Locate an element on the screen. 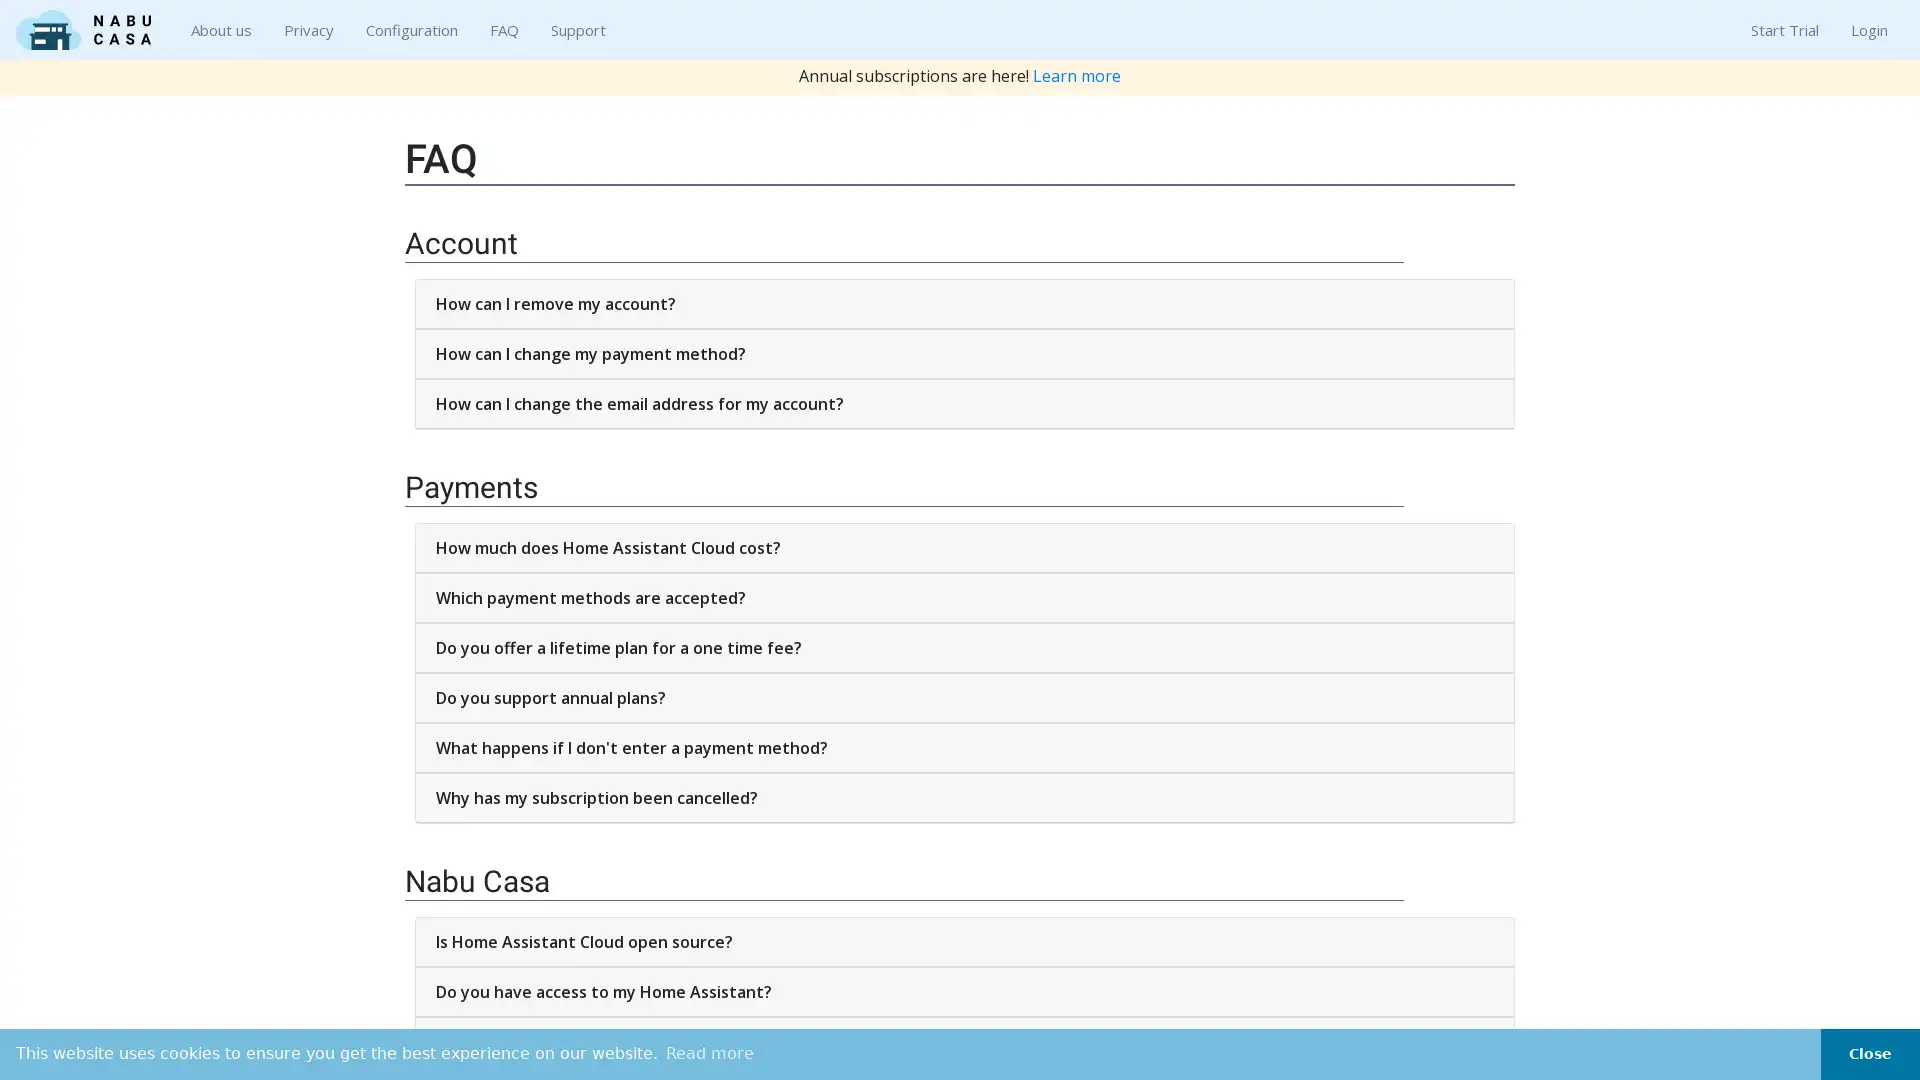  Do you have access to my Home Assistant? is located at coordinates (964, 991).